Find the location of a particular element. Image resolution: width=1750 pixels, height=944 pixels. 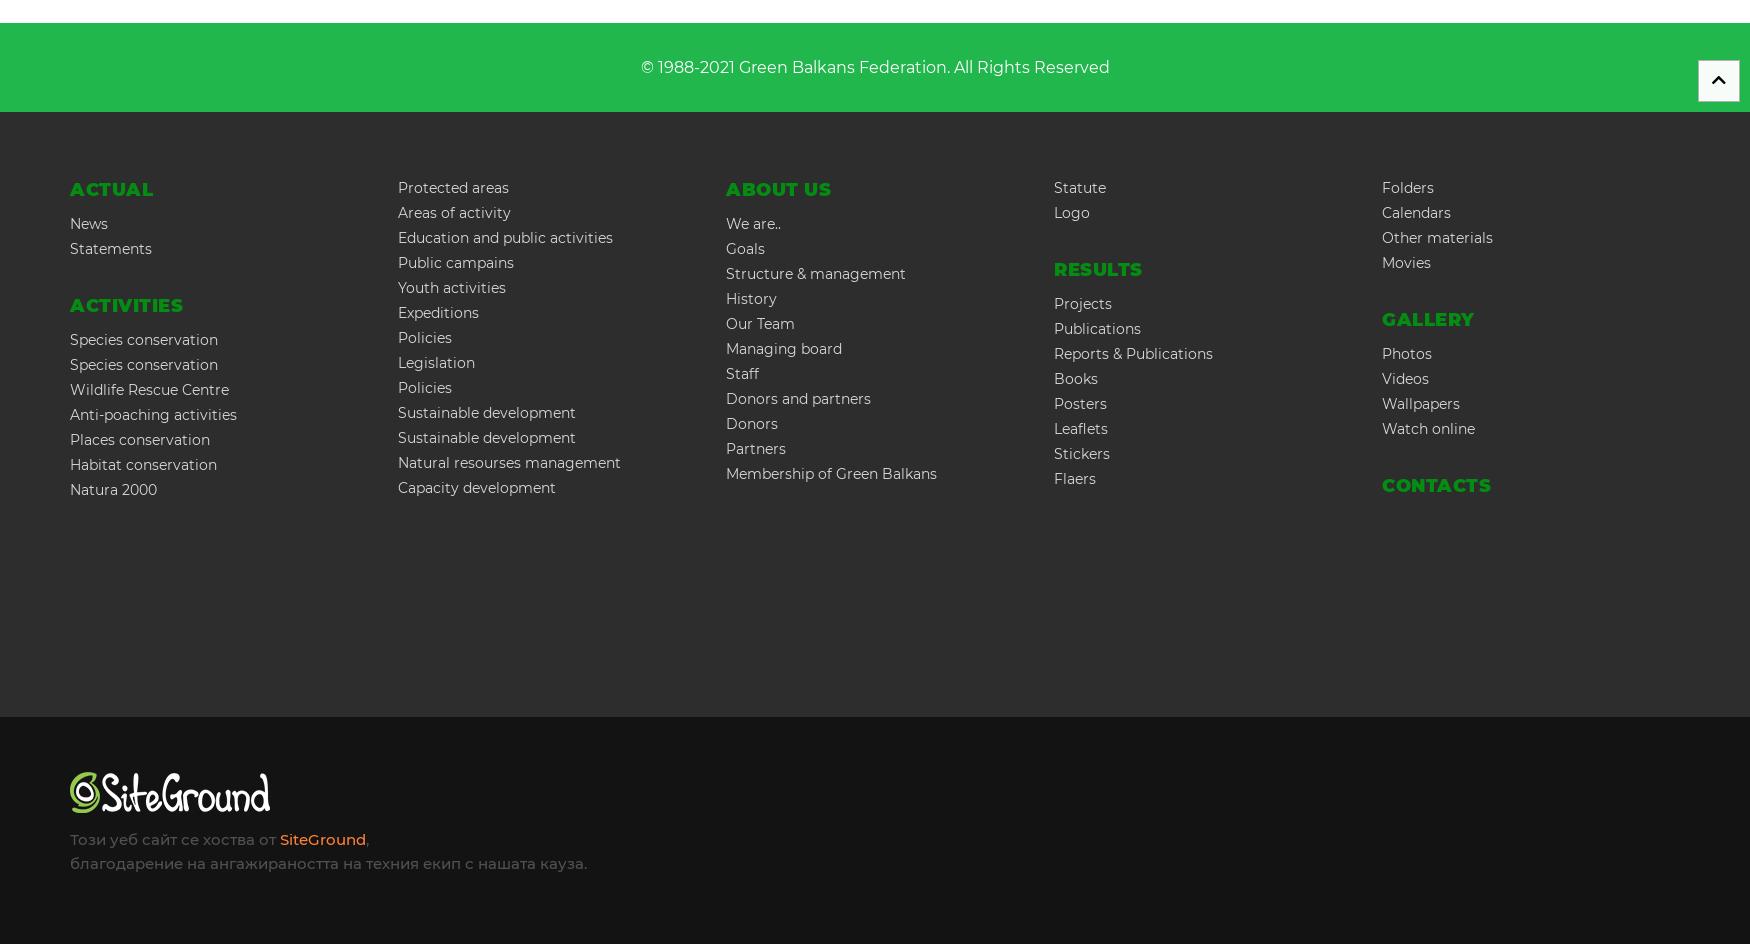

'Natural resourses management' is located at coordinates (508, 462).